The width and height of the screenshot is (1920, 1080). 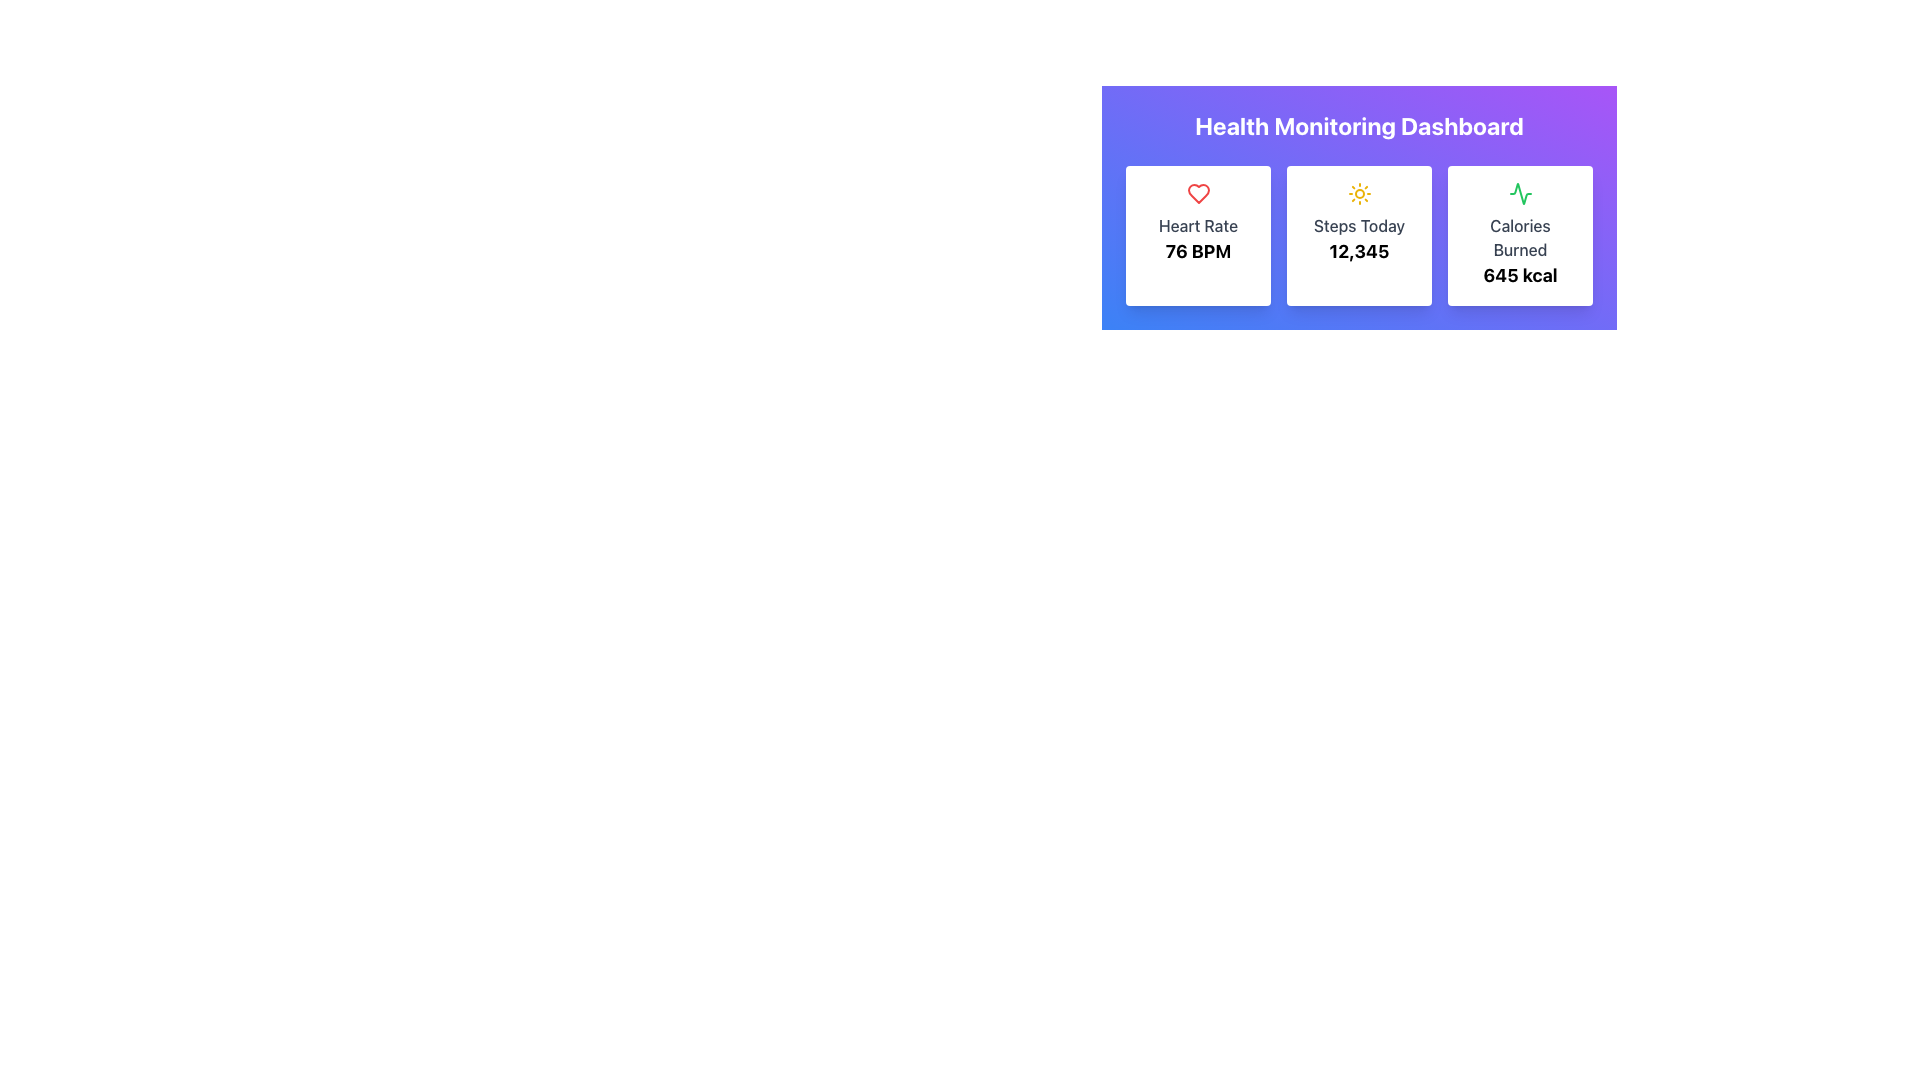 I want to click on the sun icon located at the top of the 'Steps Today' card, which is the second card in a row of three cards, so click(x=1359, y=193).